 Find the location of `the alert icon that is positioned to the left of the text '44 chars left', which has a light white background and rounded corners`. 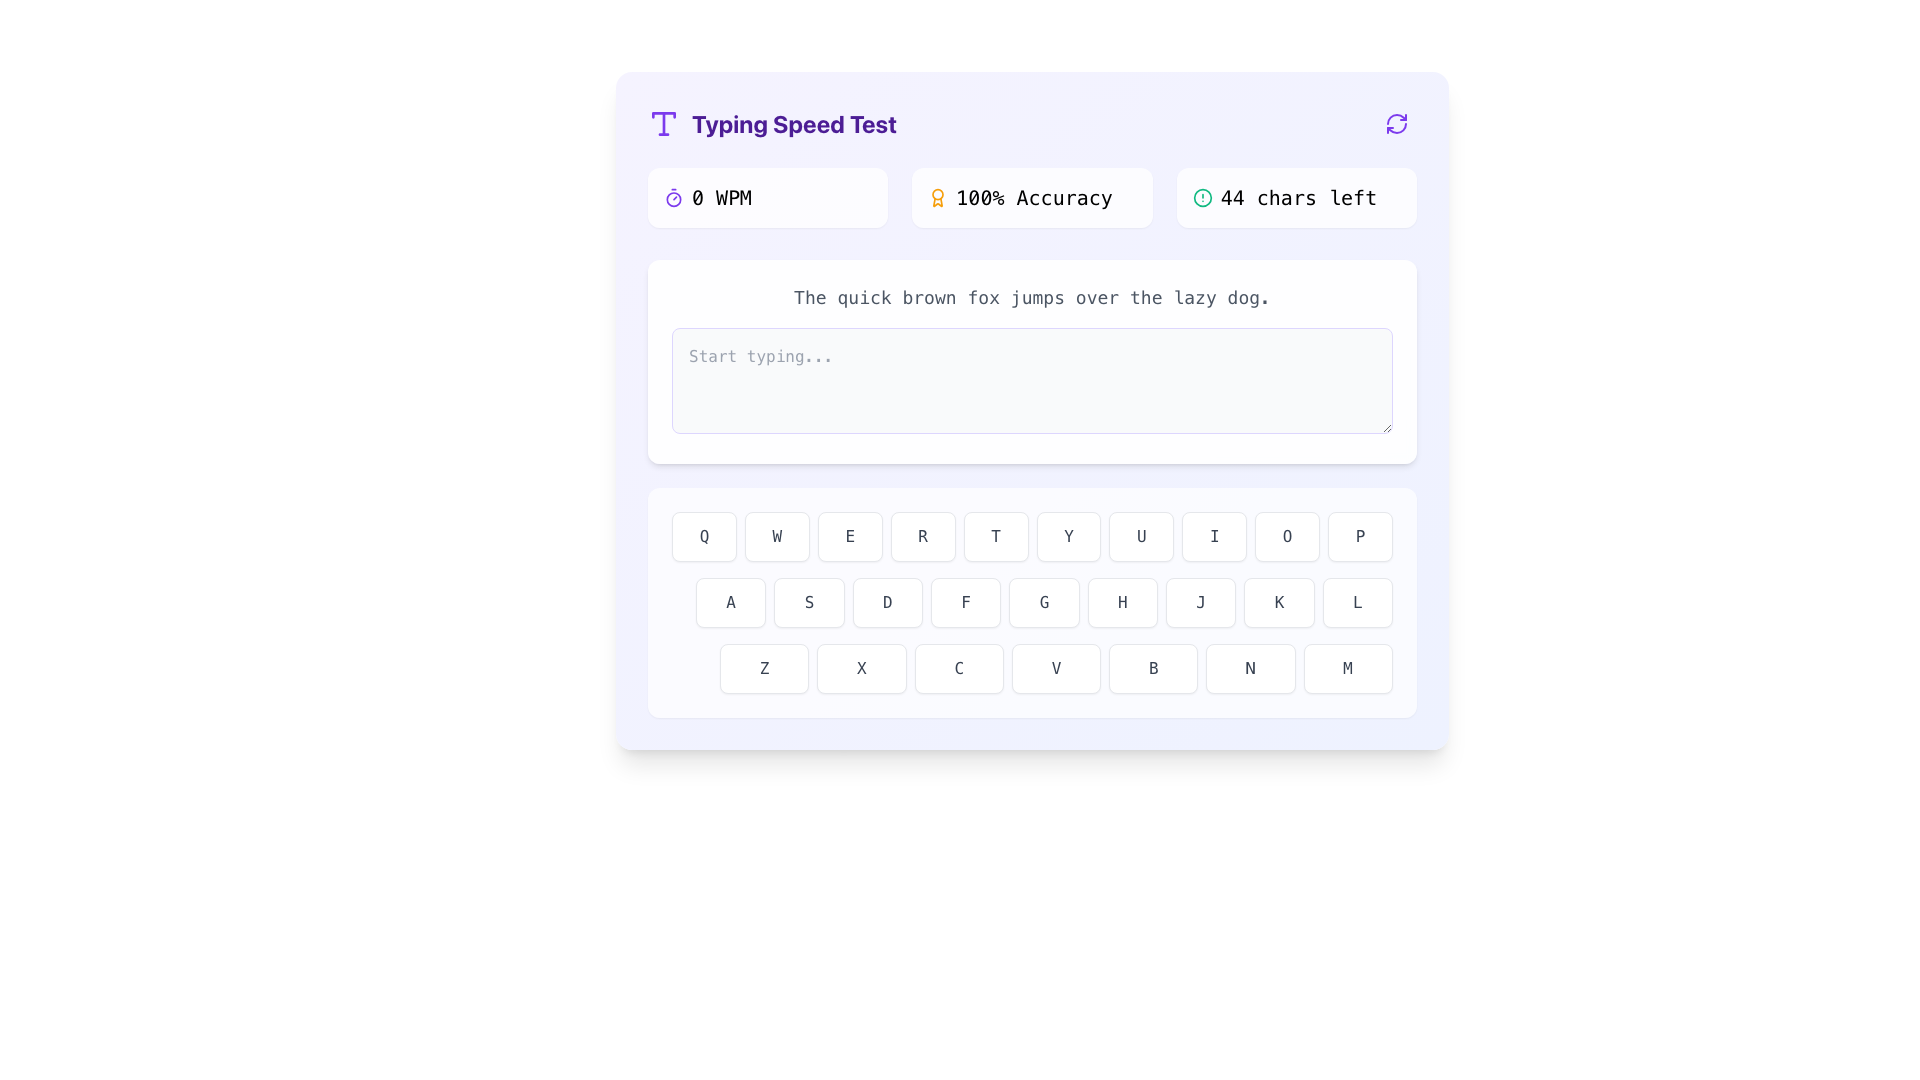

the alert icon that is positioned to the left of the text '44 chars left', which has a light white background and rounded corners is located at coordinates (1201, 197).